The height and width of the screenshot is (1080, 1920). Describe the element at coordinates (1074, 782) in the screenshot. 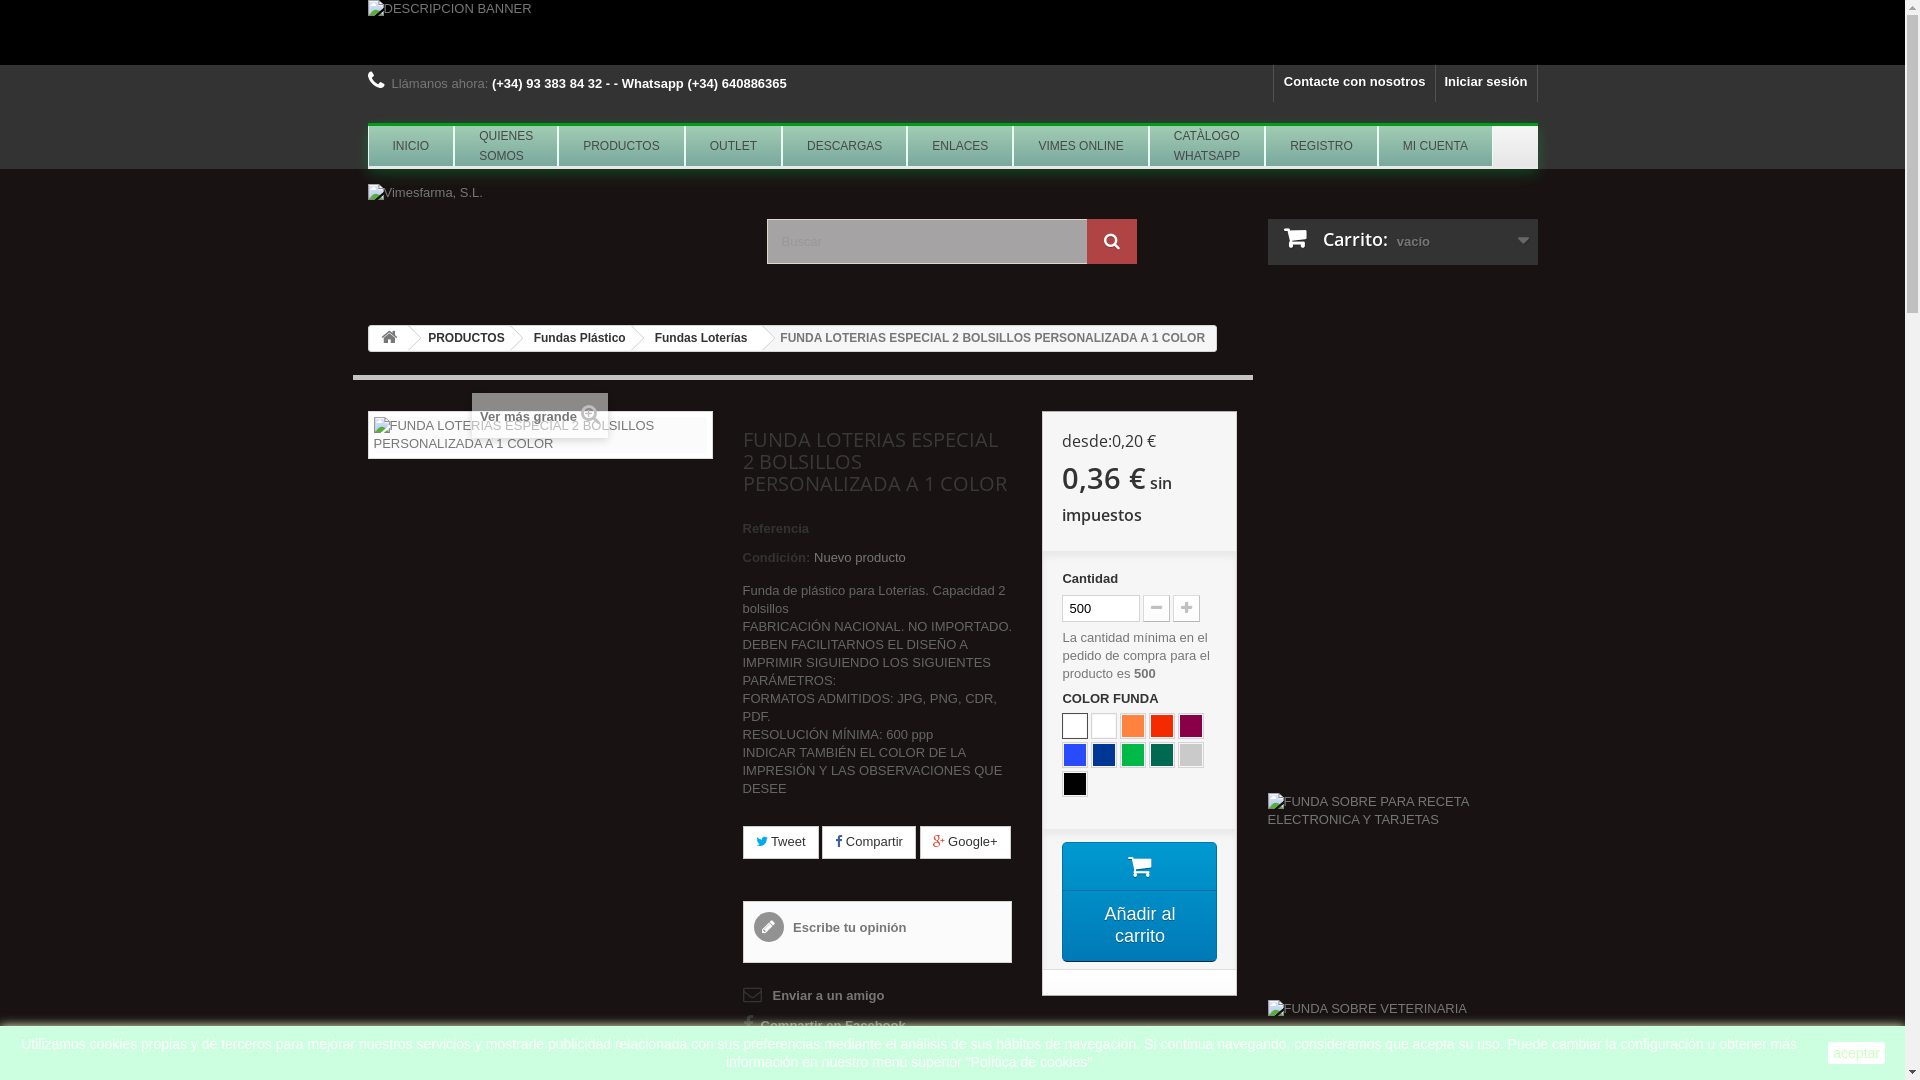

I see `'NEGRO'` at that location.